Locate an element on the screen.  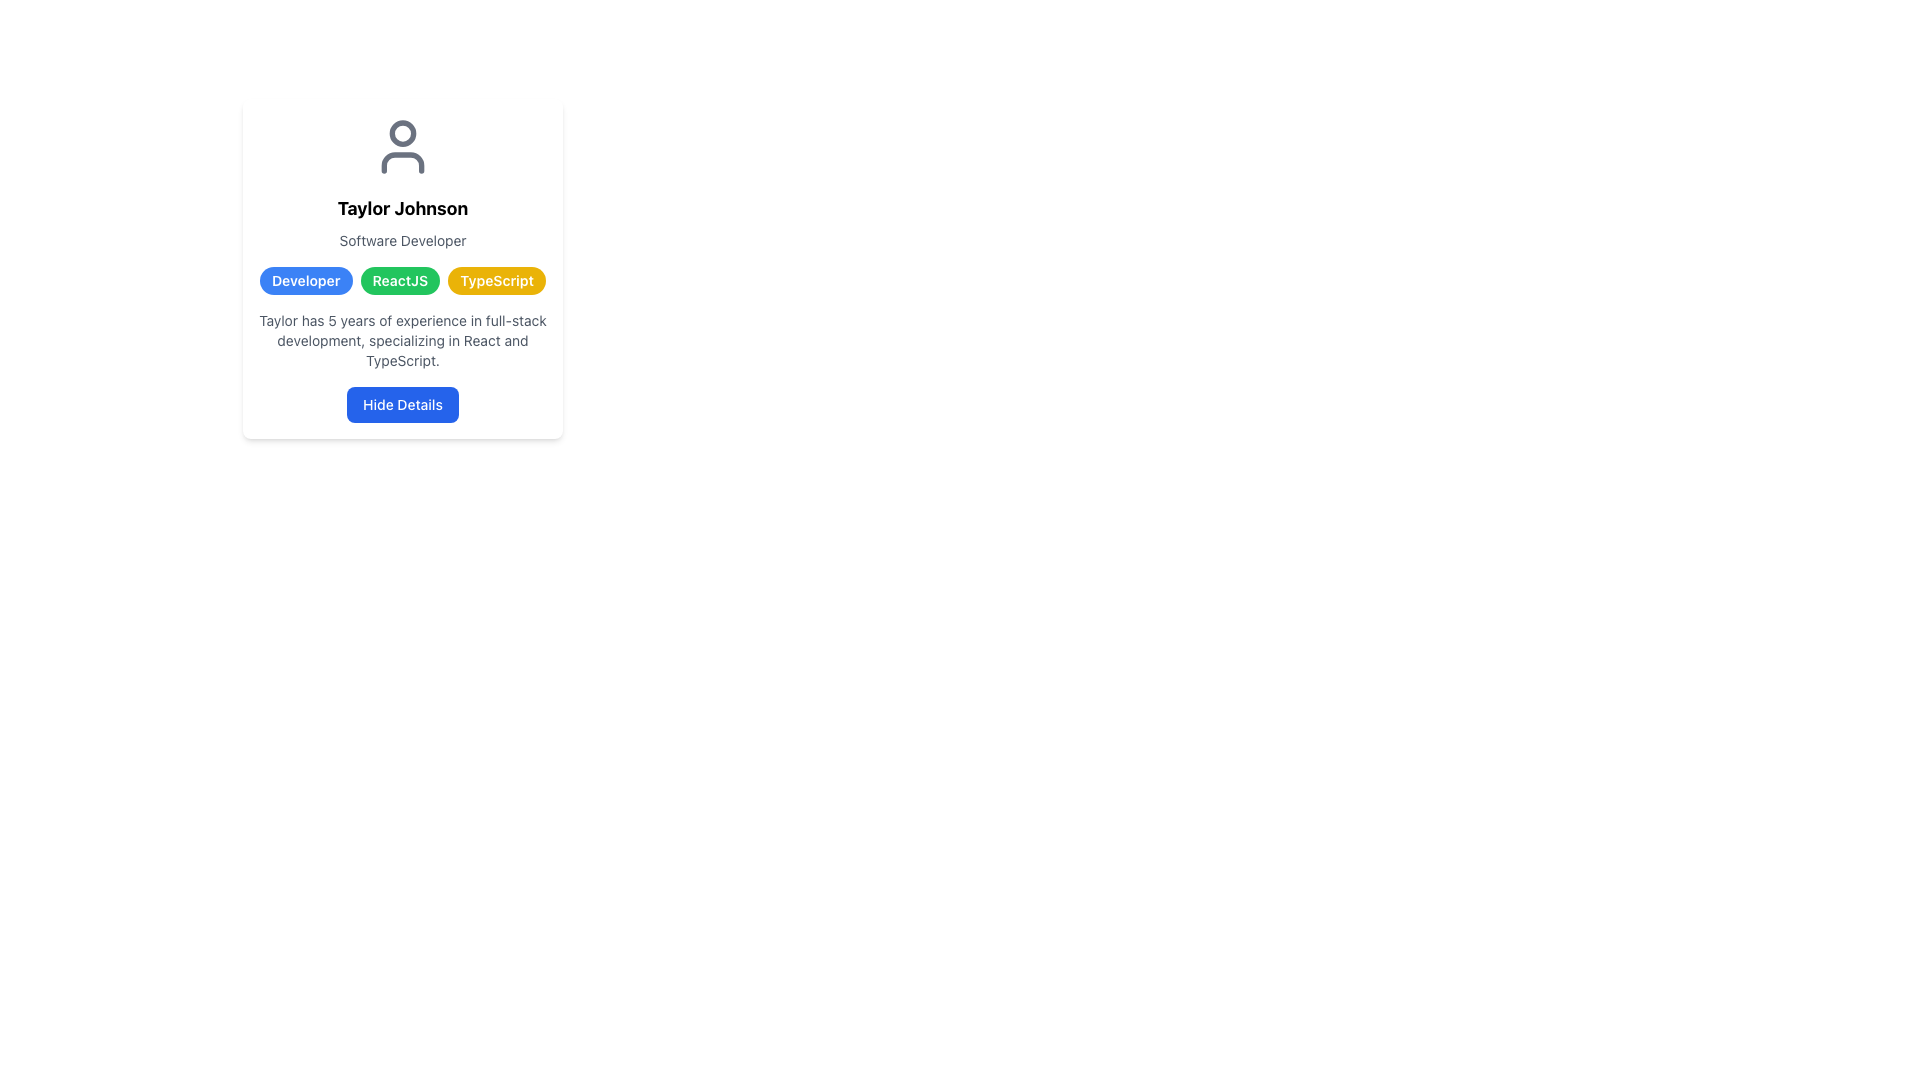
the middle badge label that provides information about the skillset or technology associated with the profile, located between the blue 'Developer' badge and the yellow 'TypeScript' badge is located at coordinates (400, 281).